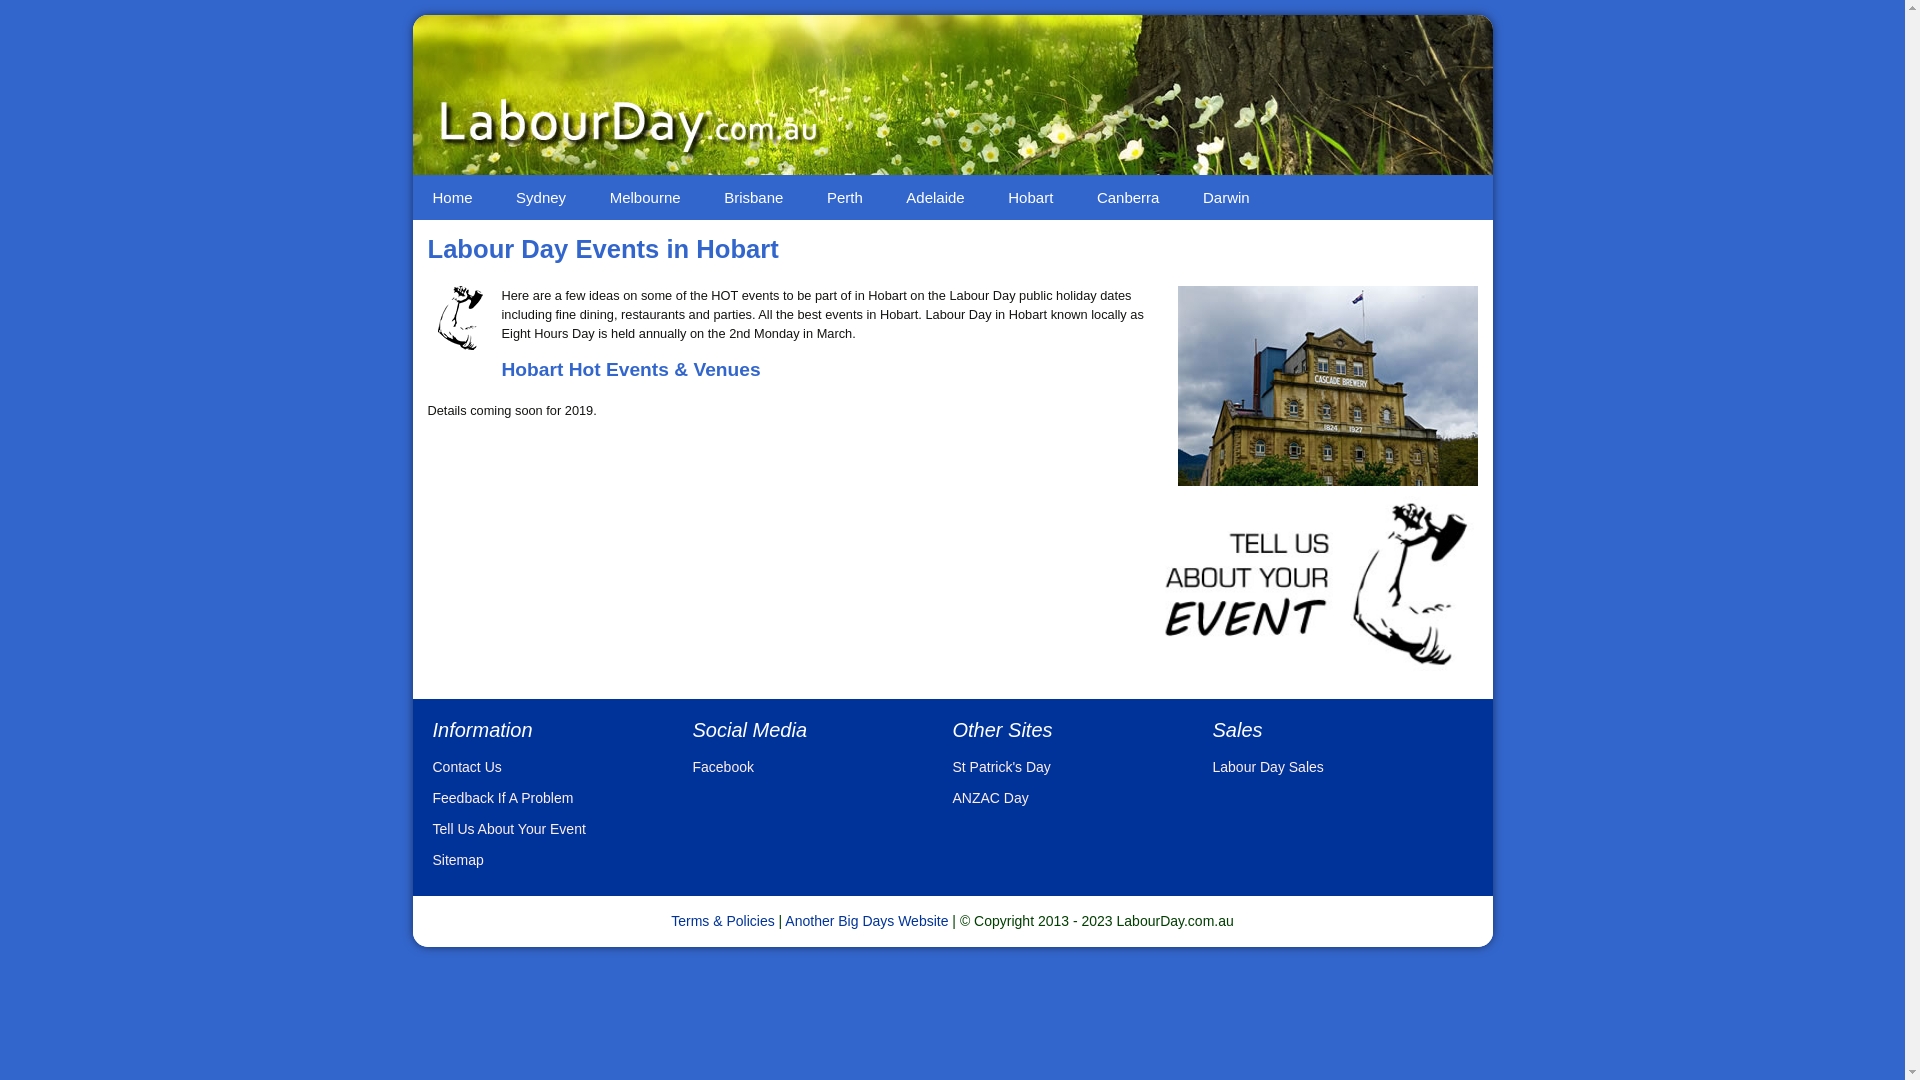 The image size is (1920, 1080). Describe the element at coordinates (645, 197) in the screenshot. I see `'Melbourne'` at that location.